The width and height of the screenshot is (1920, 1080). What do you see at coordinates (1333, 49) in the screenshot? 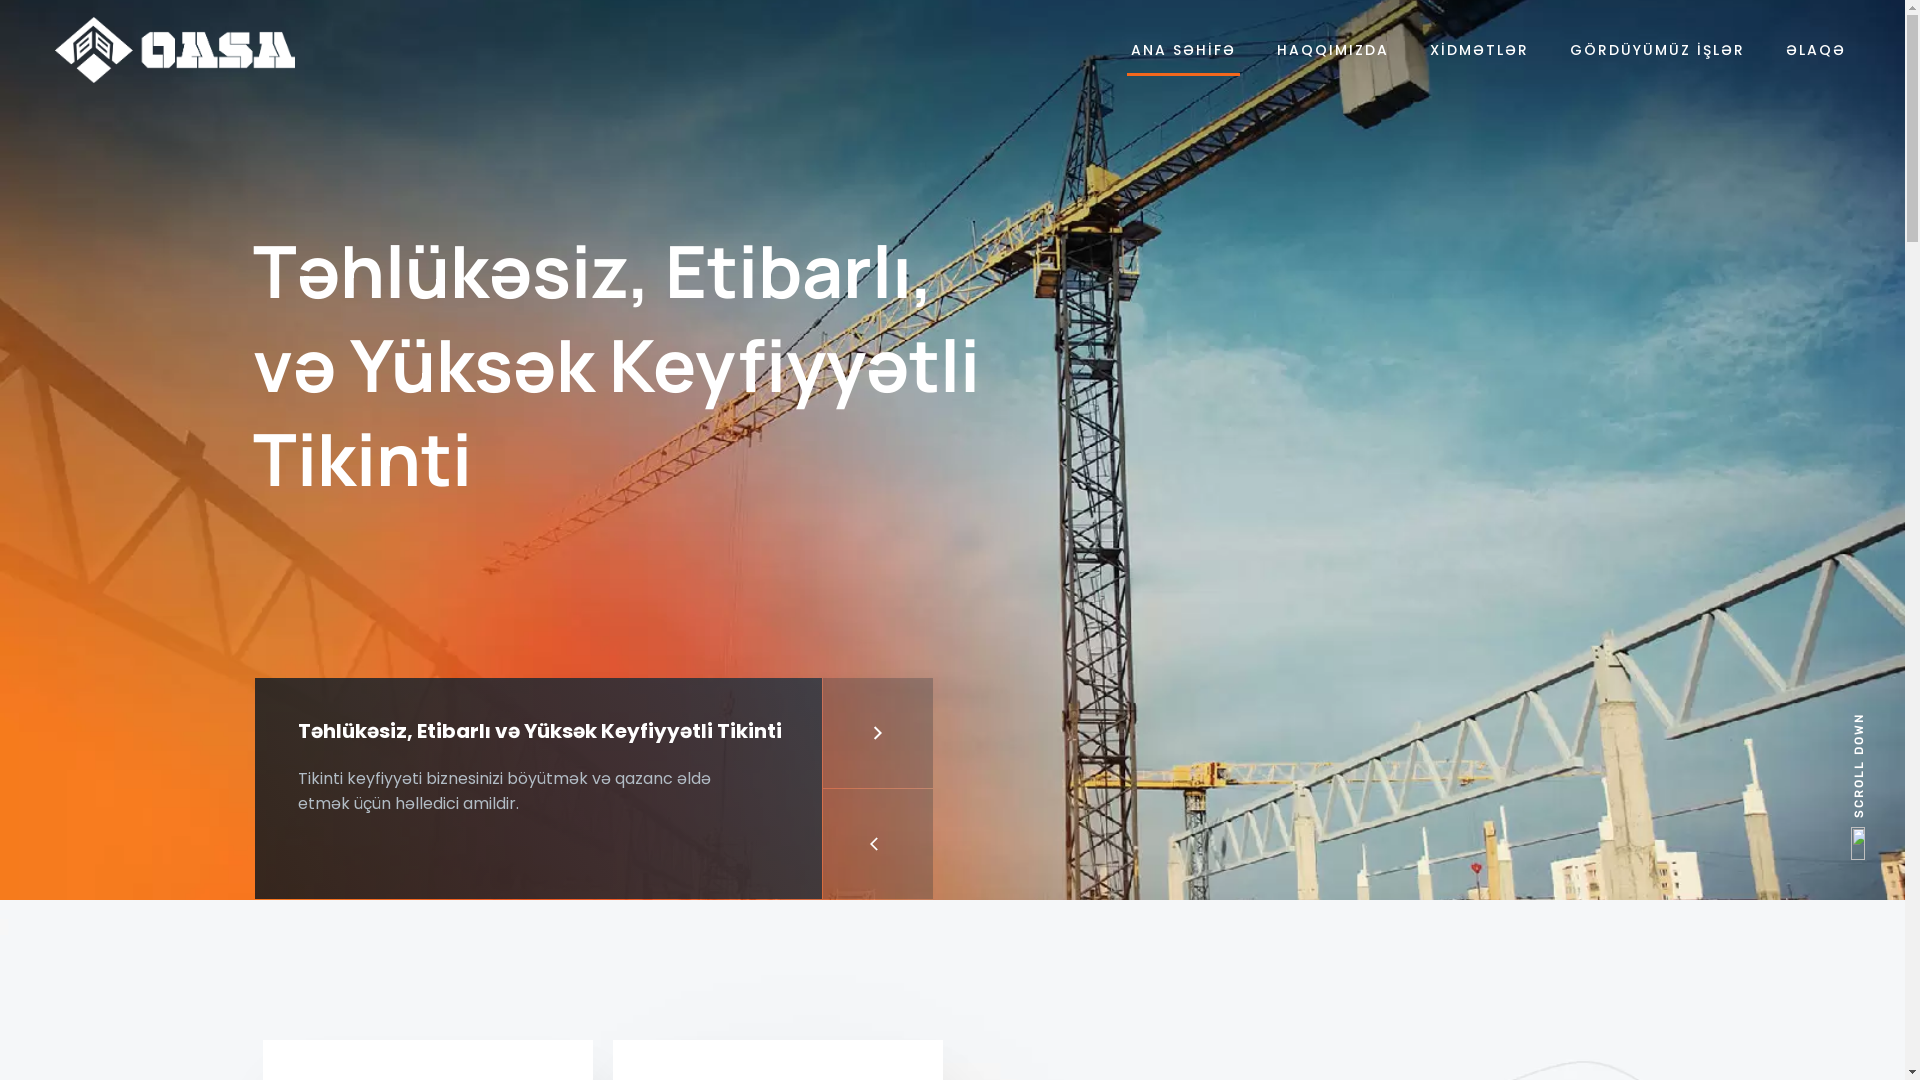
I see `'HAQQIMIZDA'` at bounding box center [1333, 49].